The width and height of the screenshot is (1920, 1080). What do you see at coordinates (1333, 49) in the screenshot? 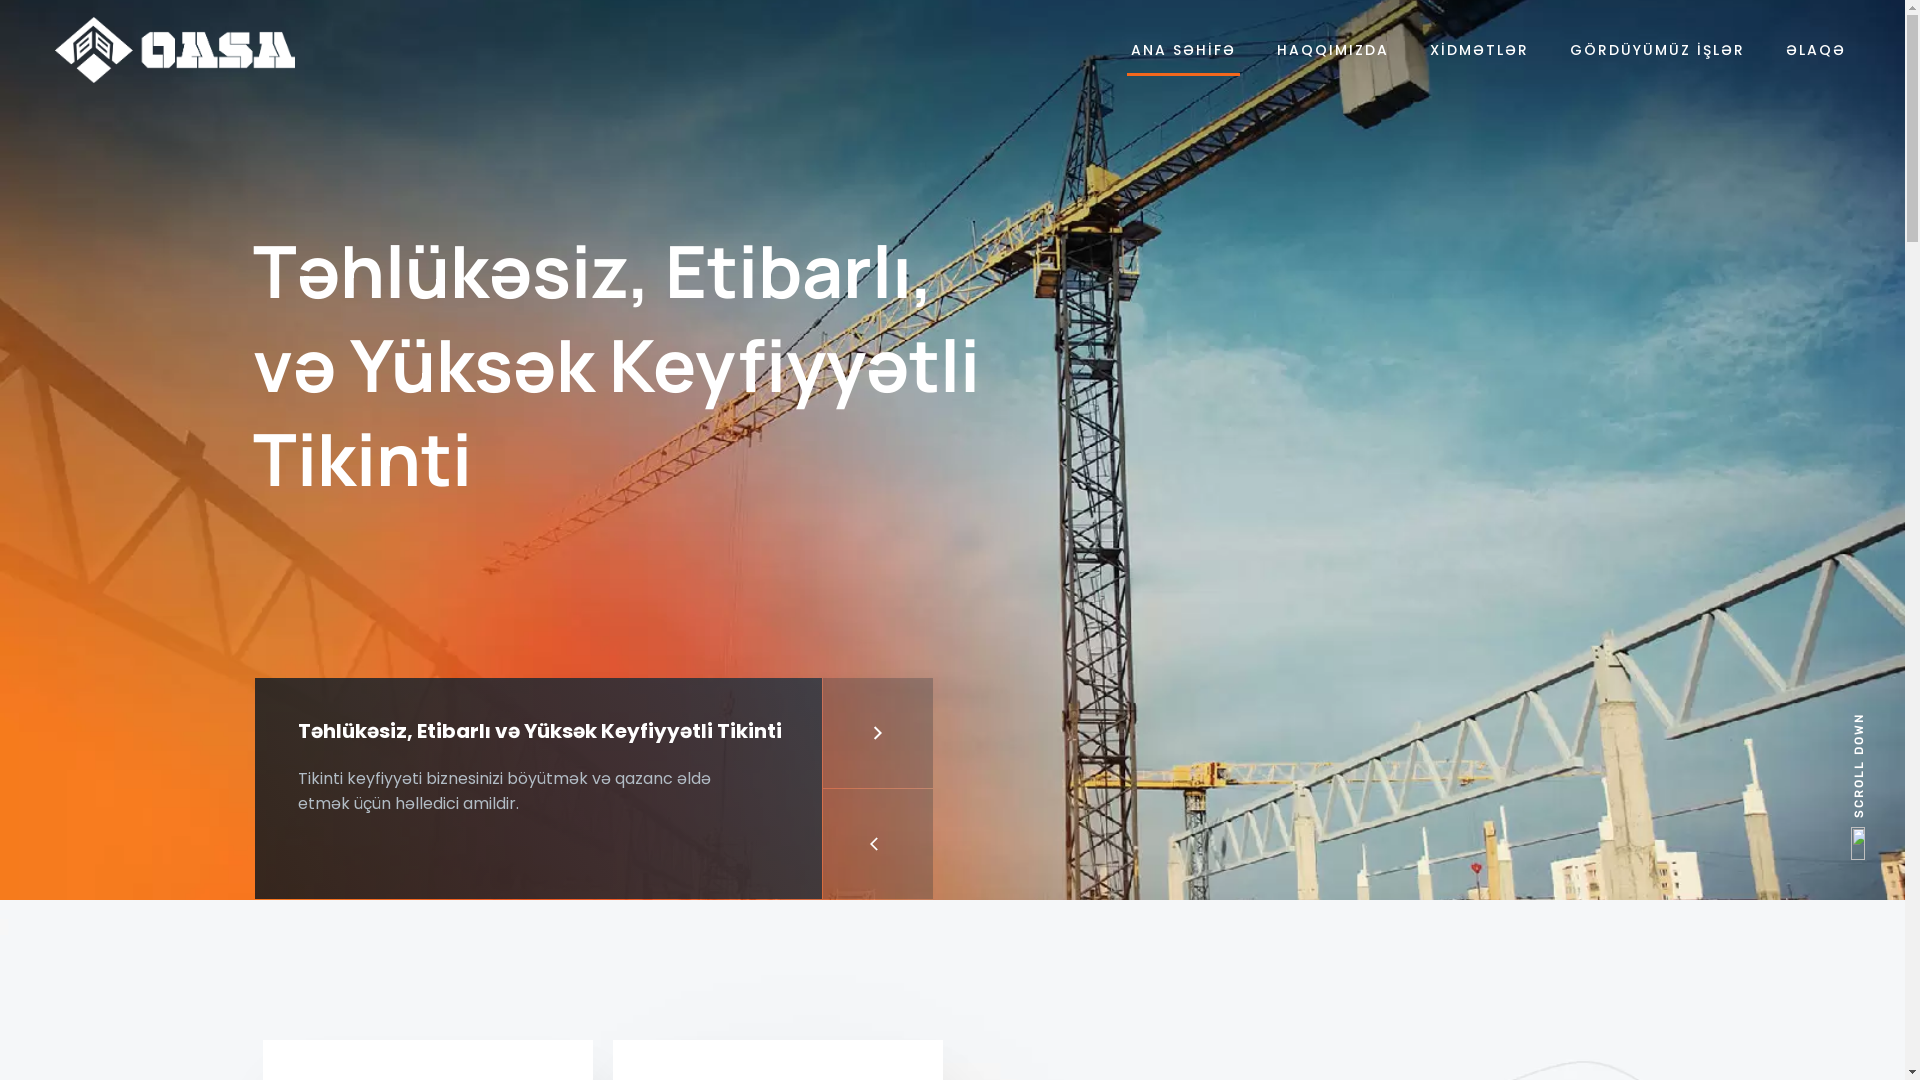
I see `'HAQQIMIZDA'` at bounding box center [1333, 49].